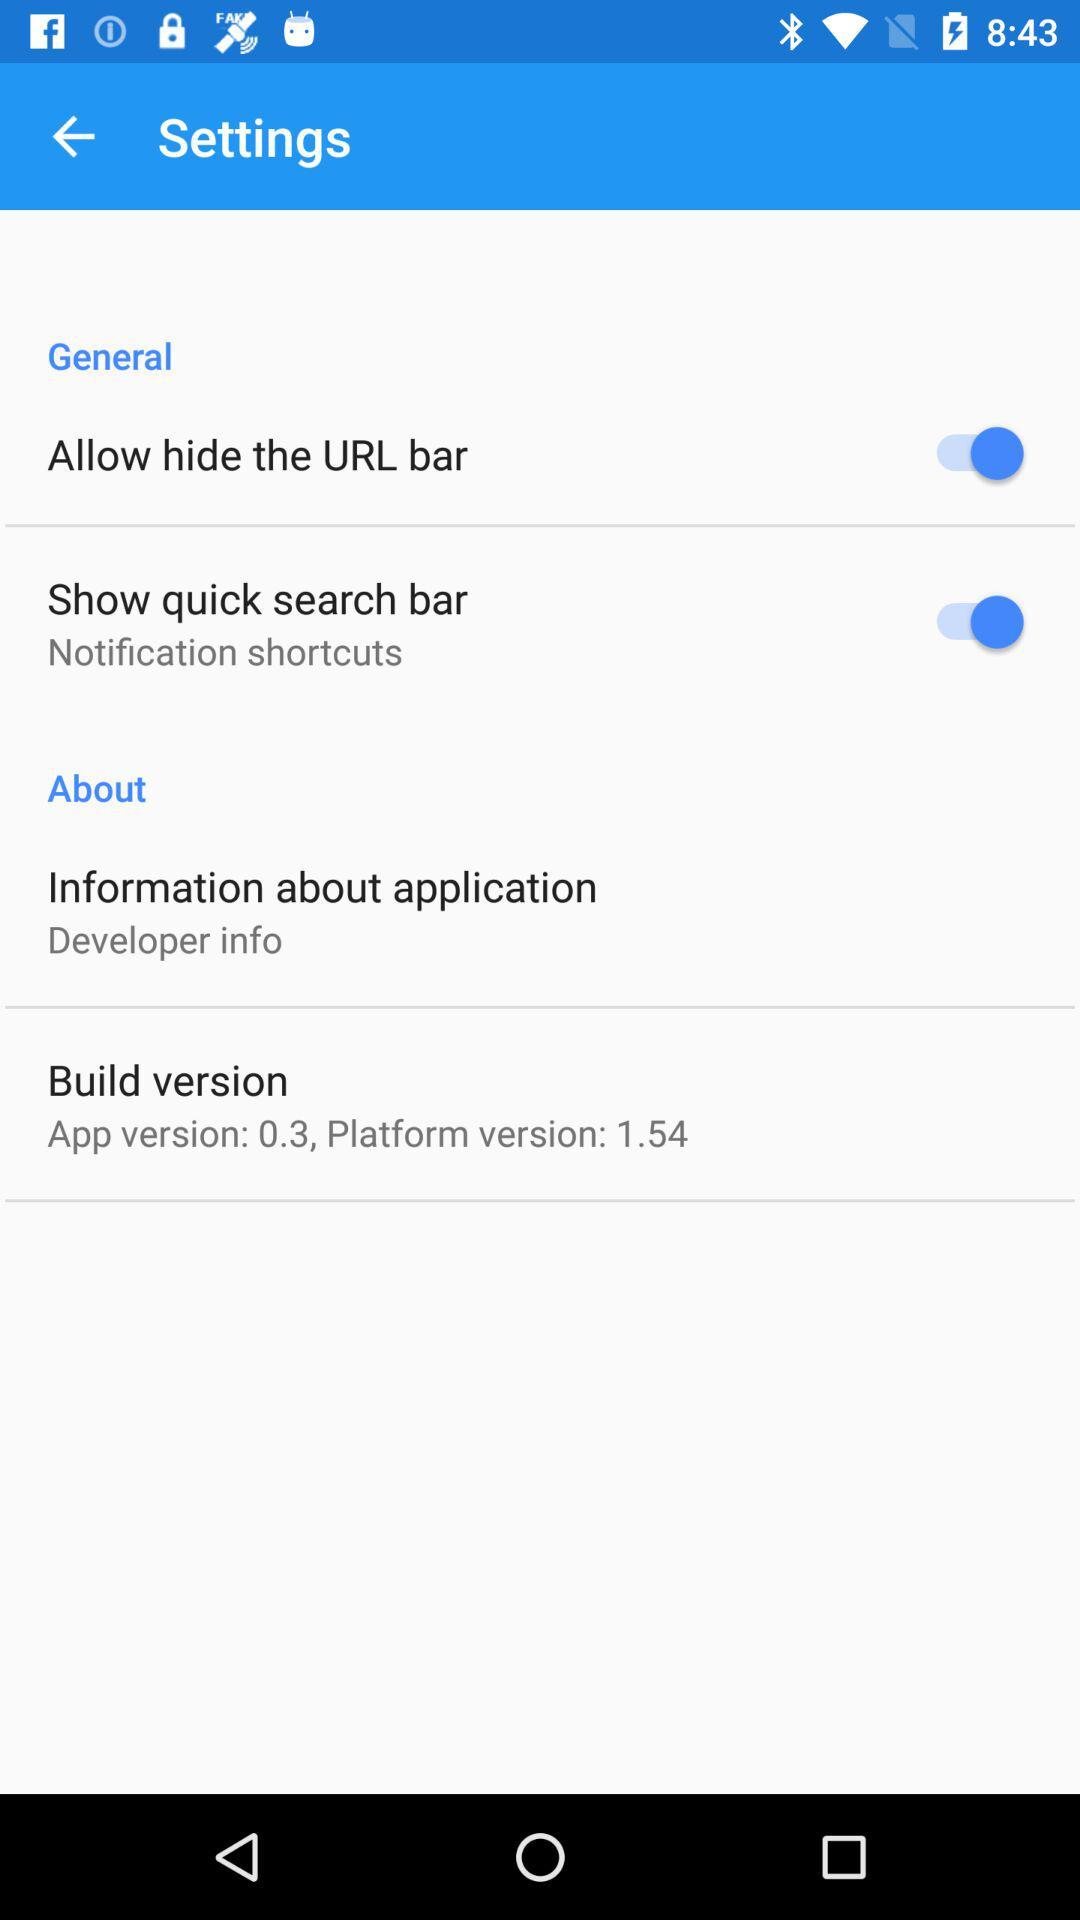  What do you see at coordinates (256, 596) in the screenshot?
I see `show quick search item` at bounding box center [256, 596].